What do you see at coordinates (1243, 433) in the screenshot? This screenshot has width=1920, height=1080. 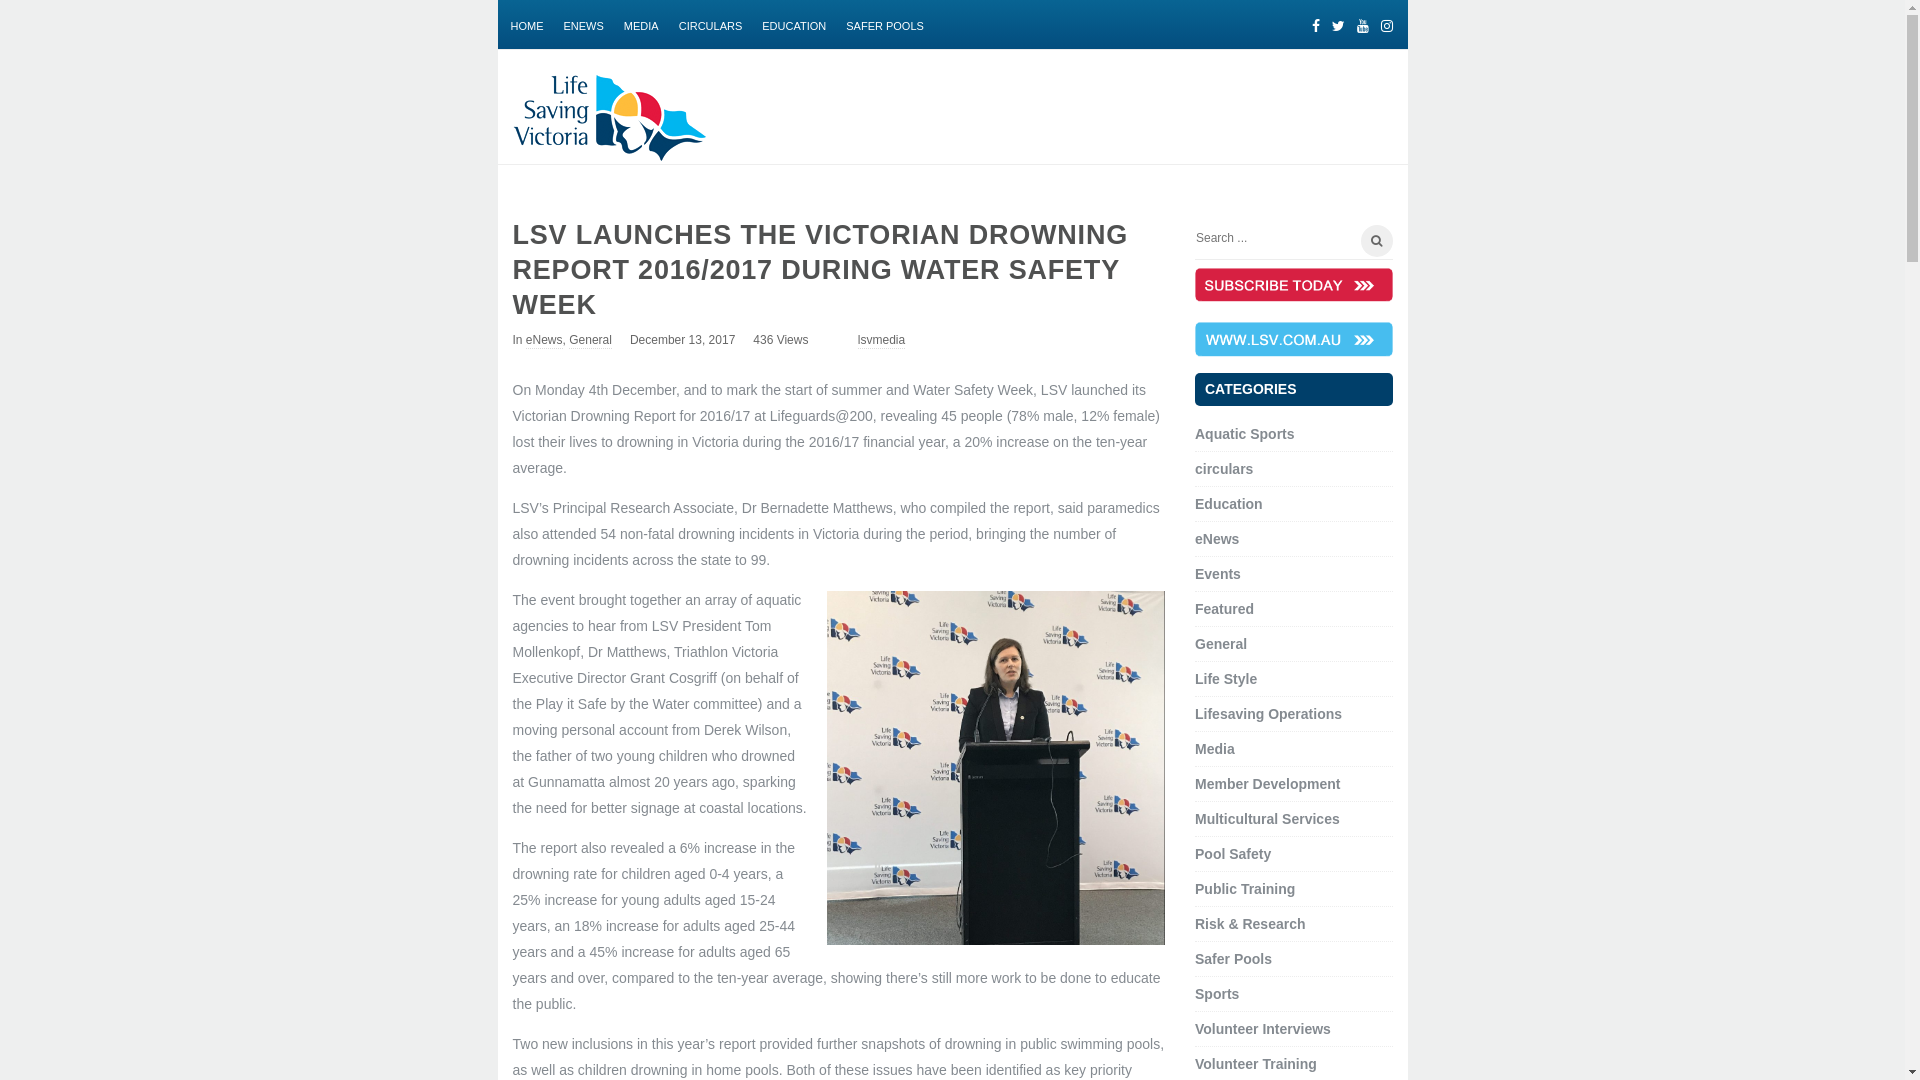 I see `'Aquatic Sports'` at bounding box center [1243, 433].